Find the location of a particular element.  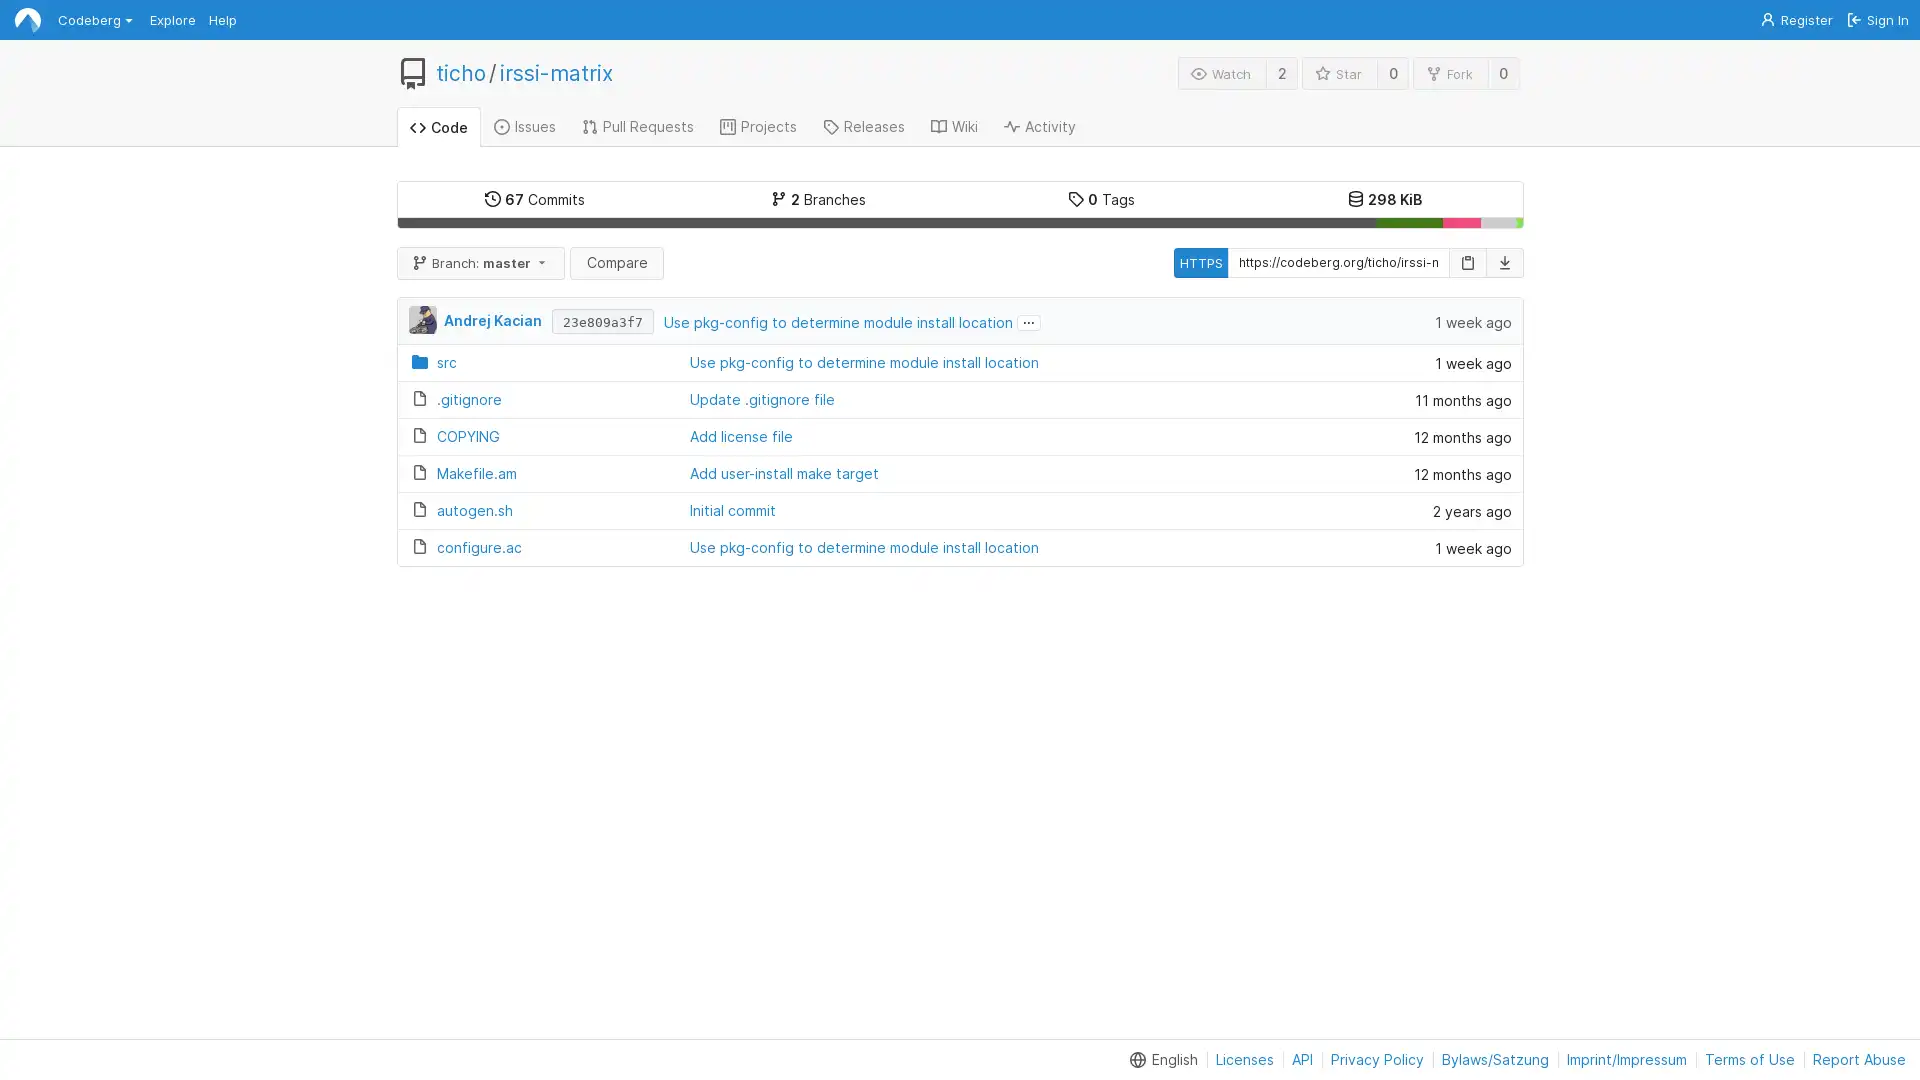

HTTPS is located at coordinates (1200, 261).